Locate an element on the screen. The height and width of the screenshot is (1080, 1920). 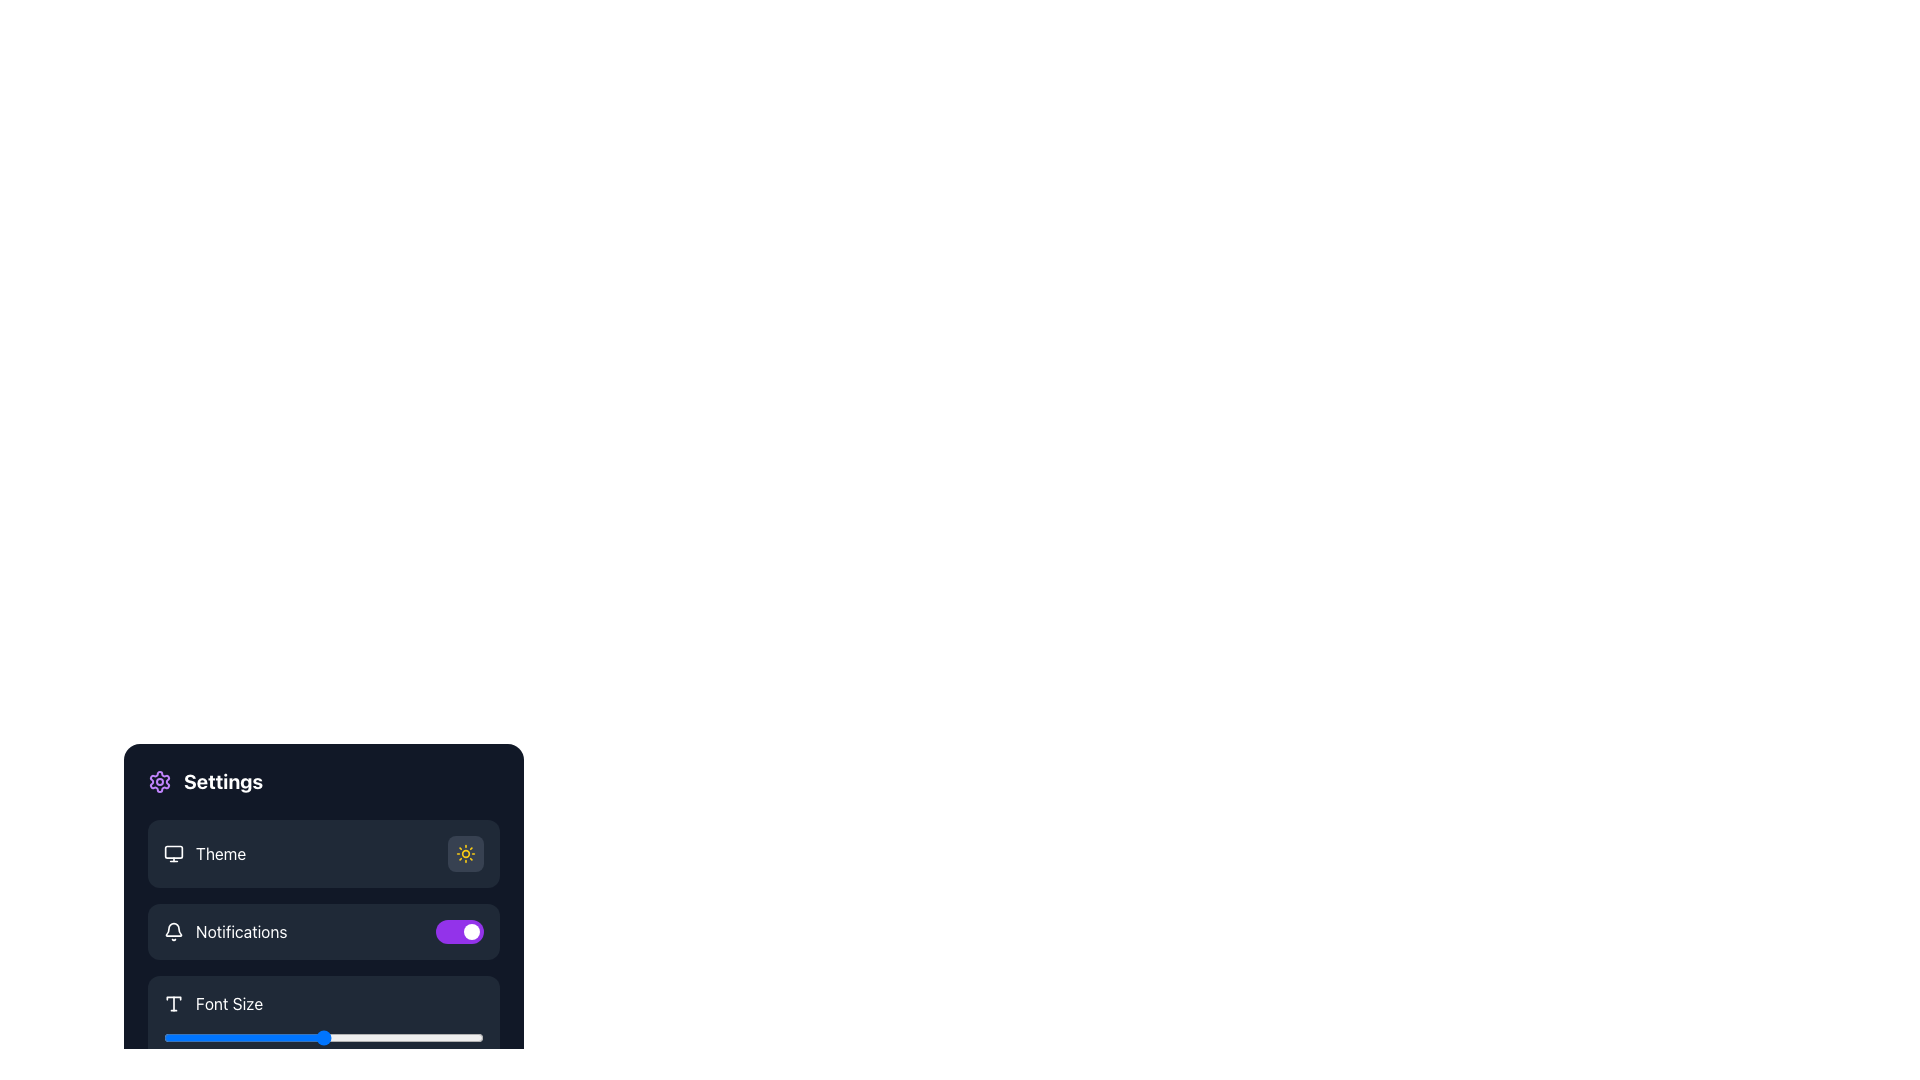
the bold text label displaying 'Settings' located at the top-left corner of the settings panel is located at coordinates (223, 781).